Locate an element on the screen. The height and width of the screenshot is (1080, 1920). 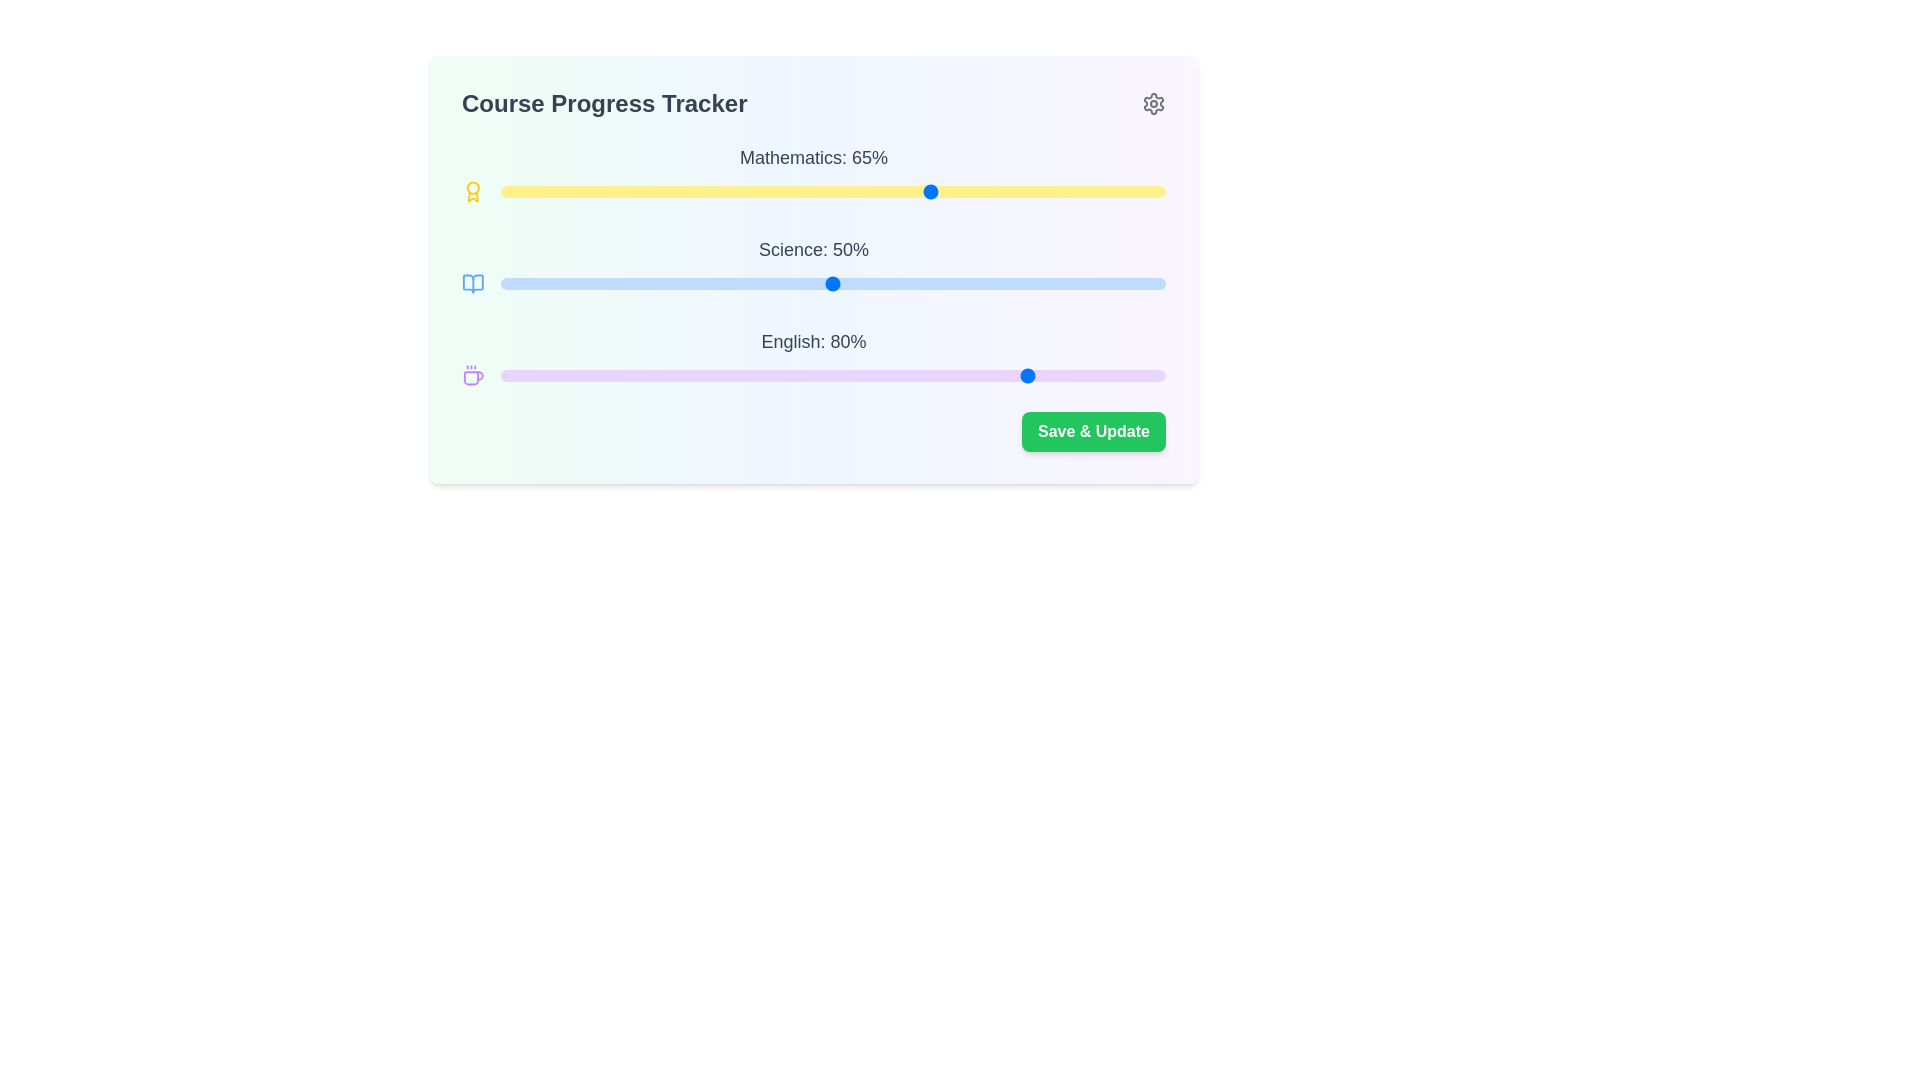
the progress of Mathematics is located at coordinates (660, 192).